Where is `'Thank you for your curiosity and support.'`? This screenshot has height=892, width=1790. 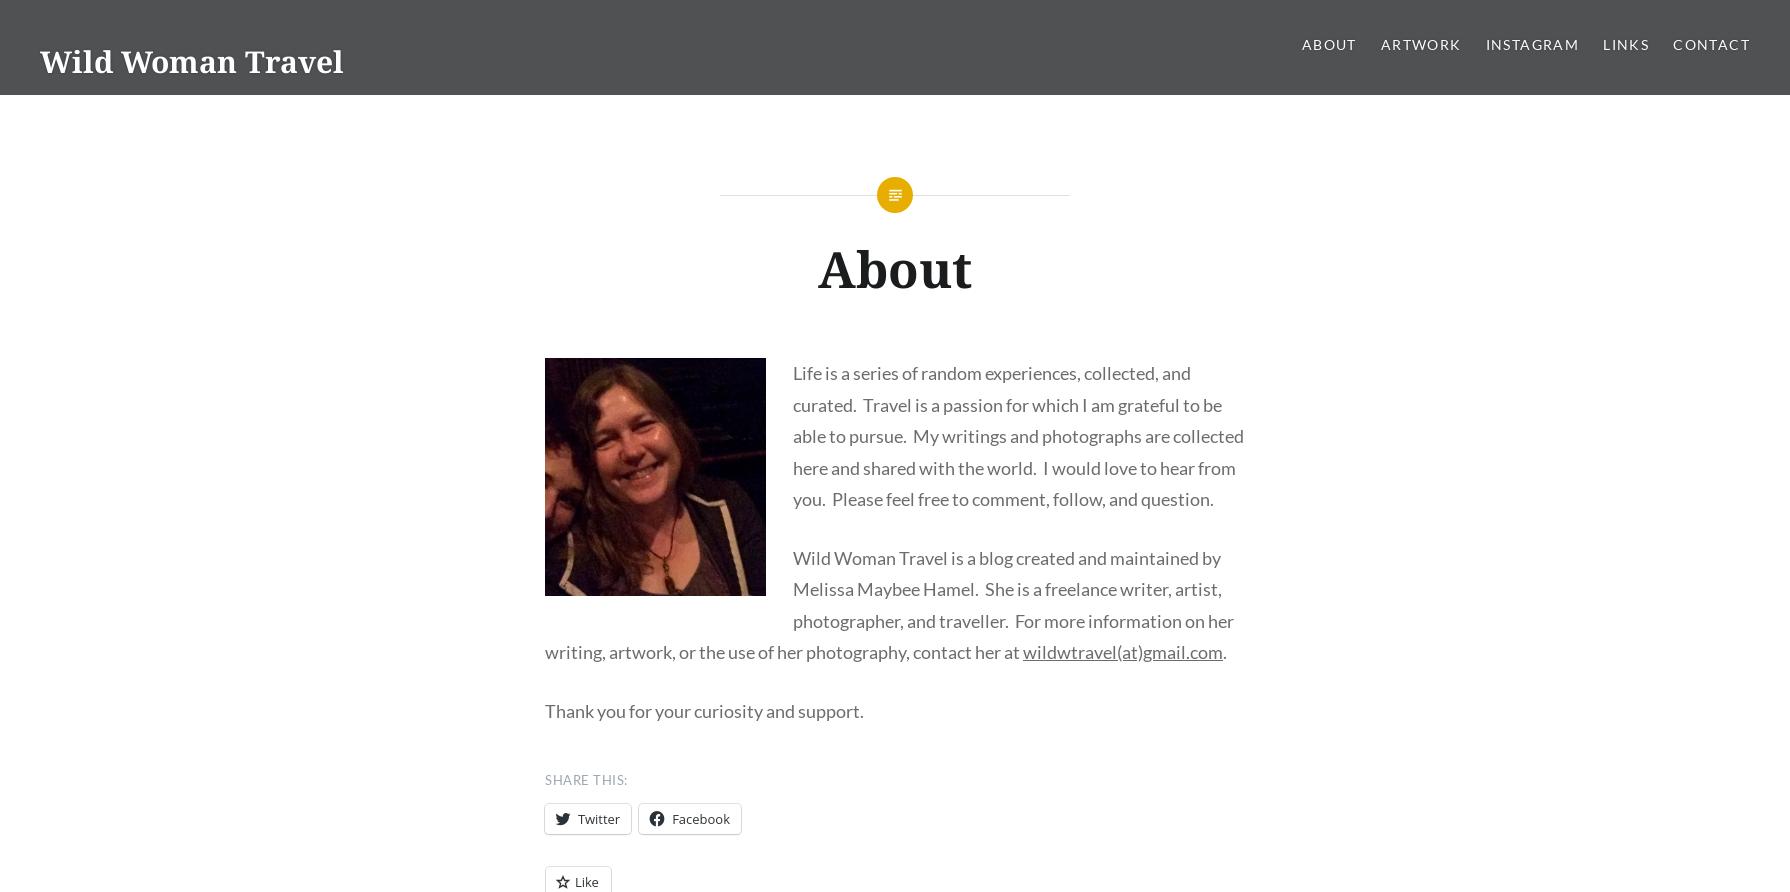 'Thank you for your curiosity and support.' is located at coordinates (703, 710).